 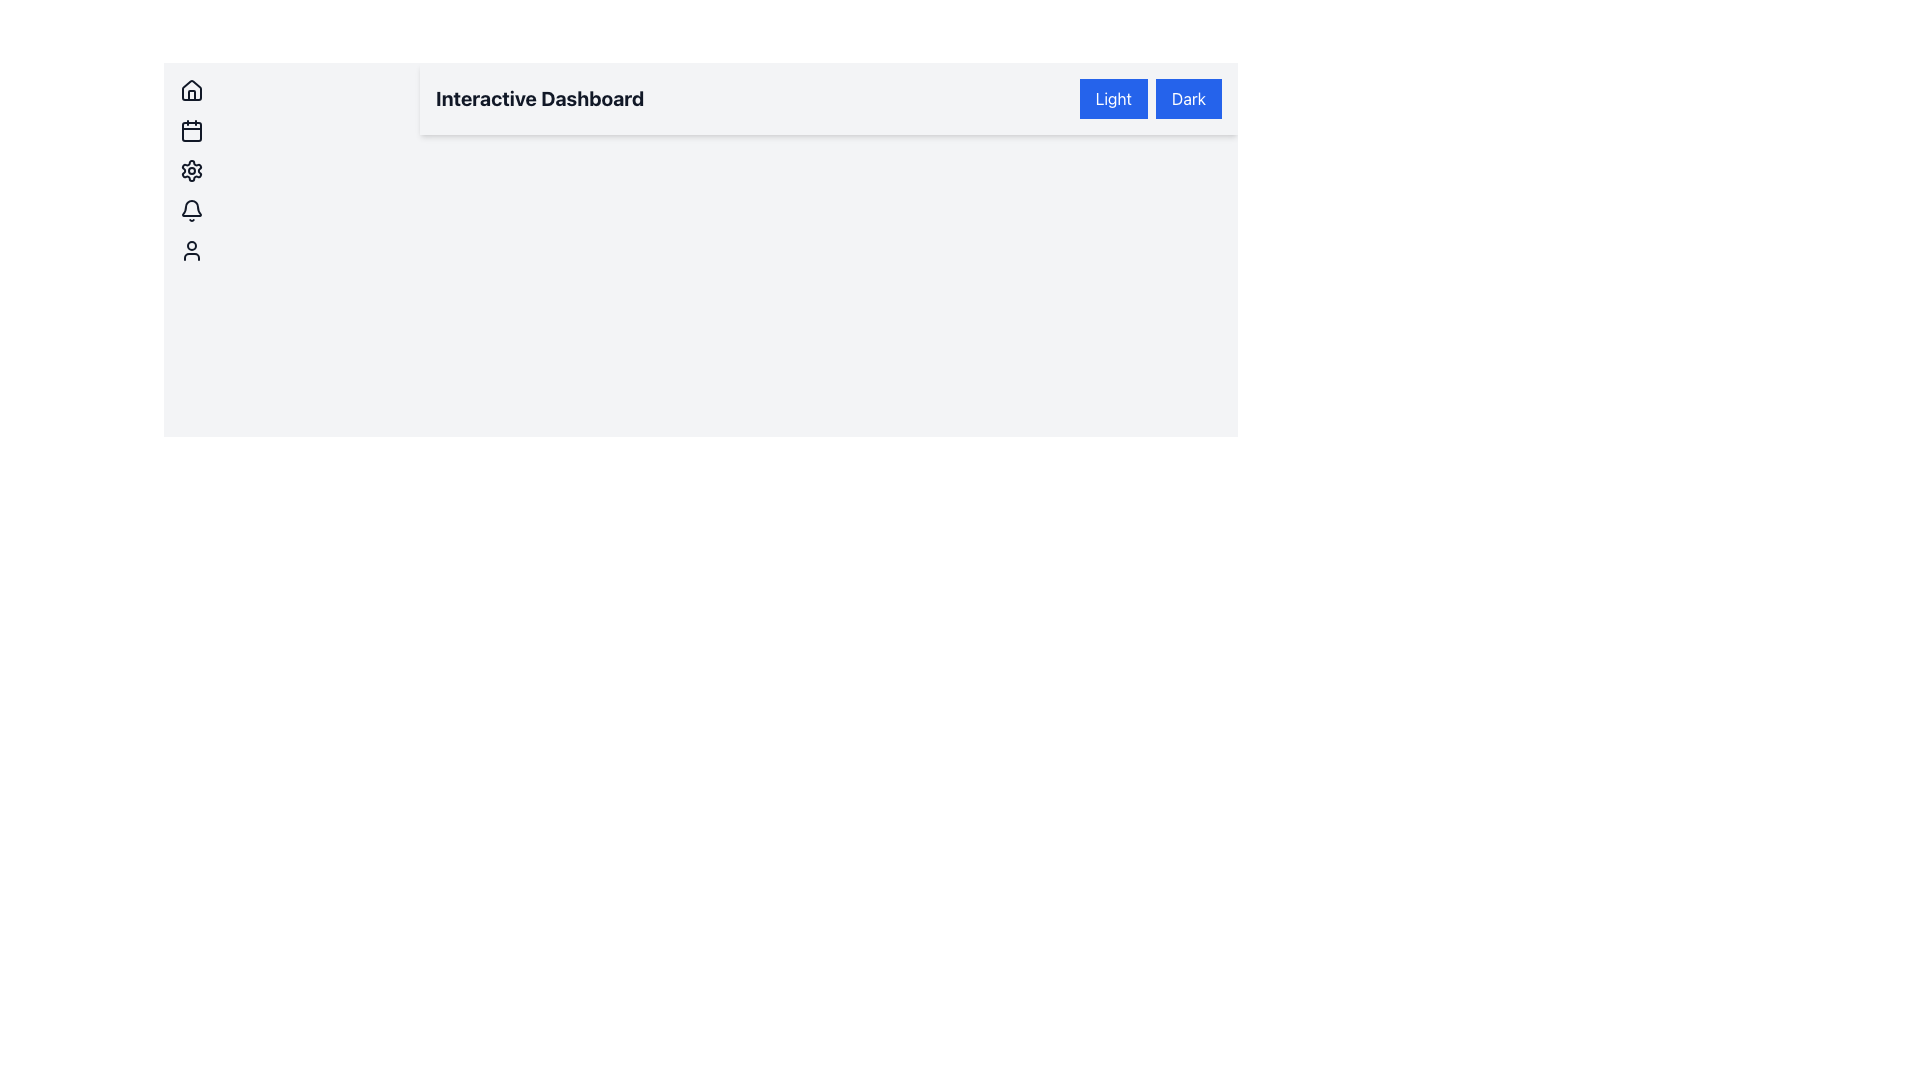 What do you see at coordinates (192, 169) in the screenshot?
I see `the gear icon, which is the third icon` at bounding box center [192, 169].